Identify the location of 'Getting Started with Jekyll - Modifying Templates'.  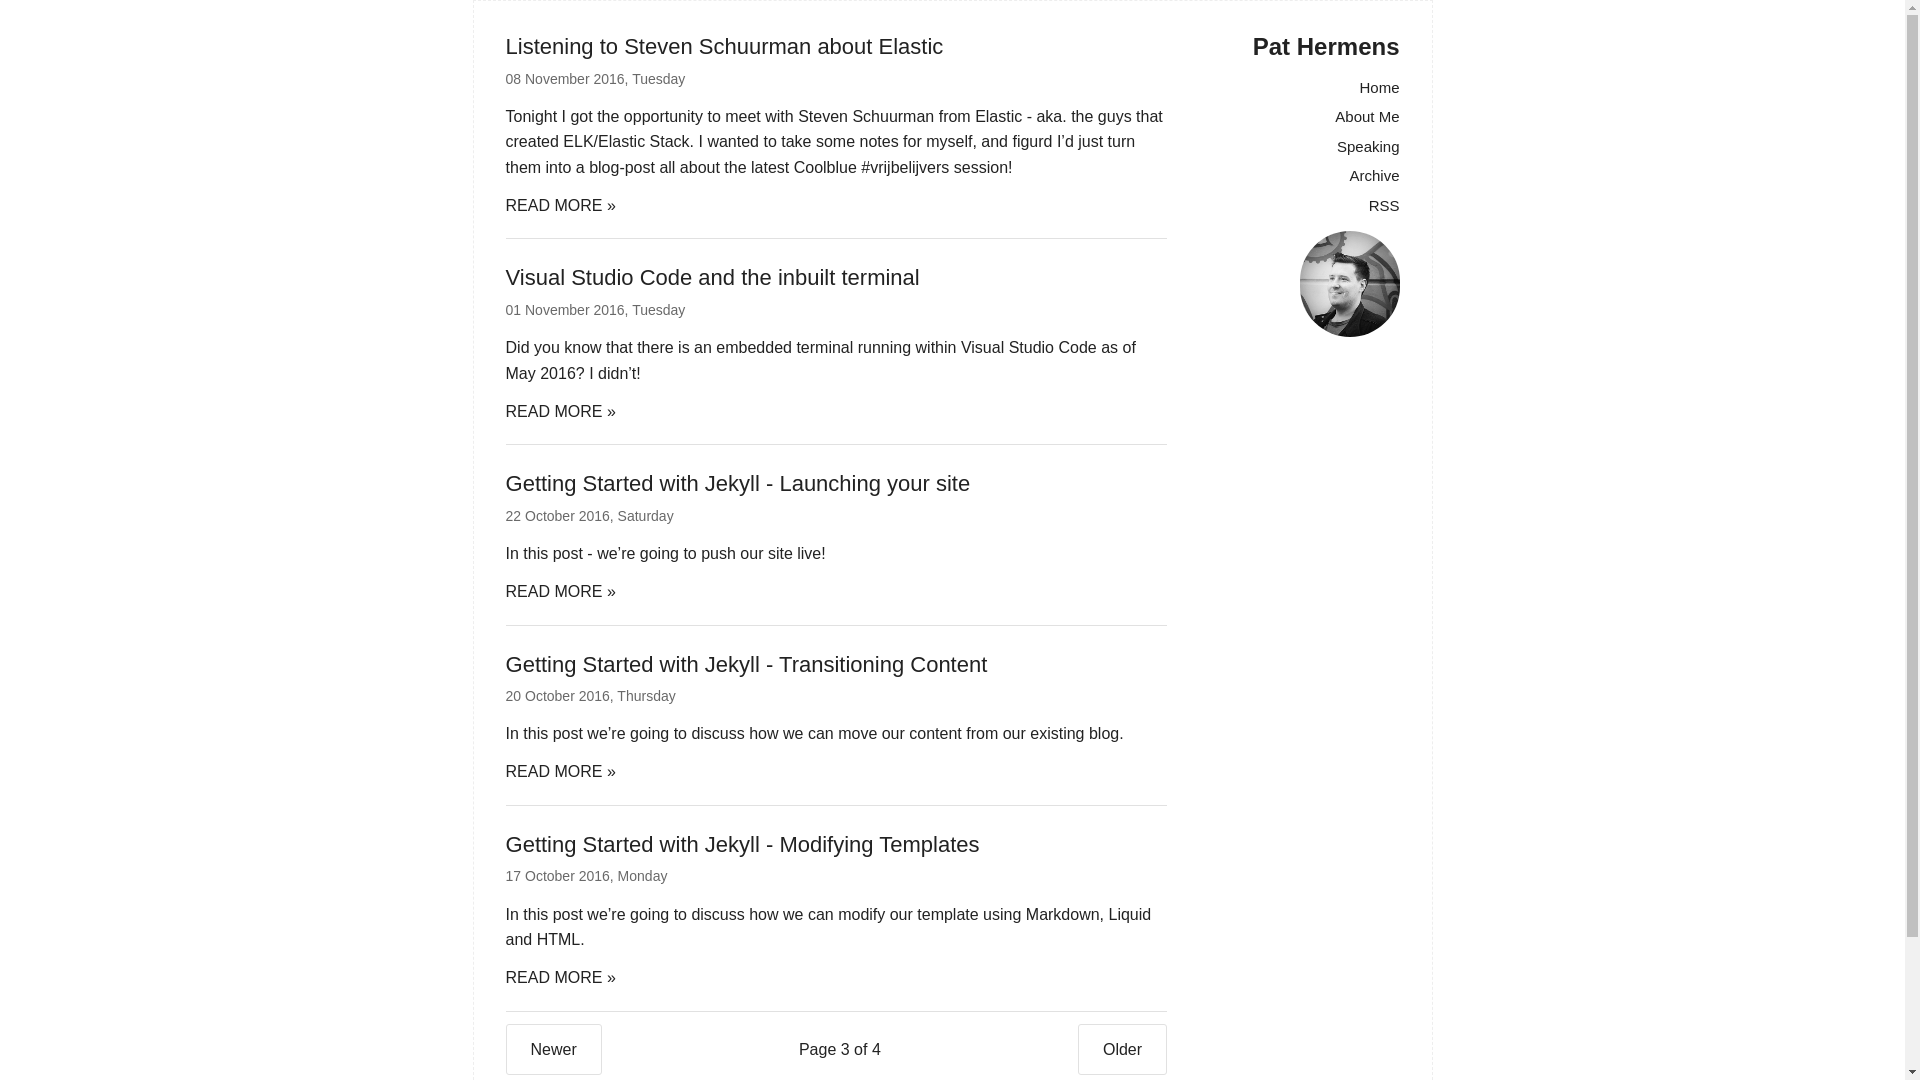
(742, 844).